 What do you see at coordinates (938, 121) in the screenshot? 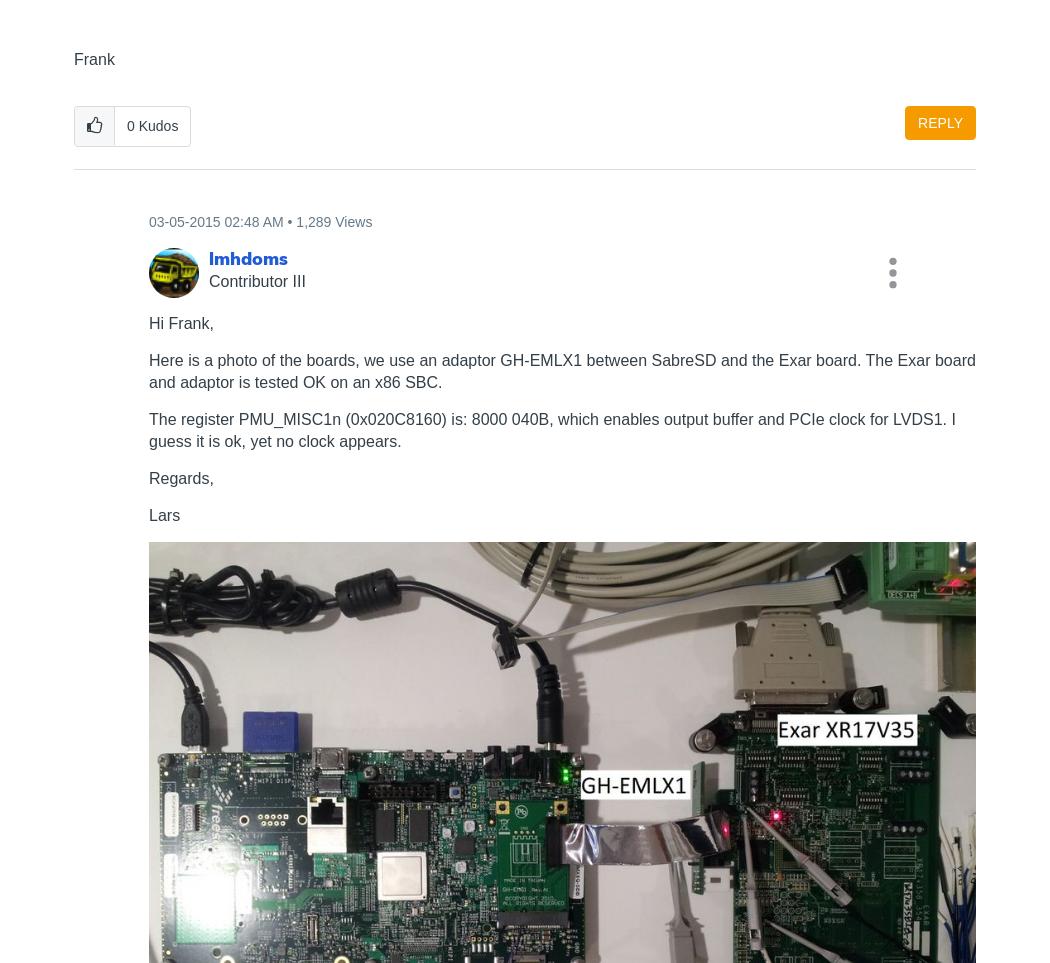
I see `'Reply'` at bounding box center [938, 121].